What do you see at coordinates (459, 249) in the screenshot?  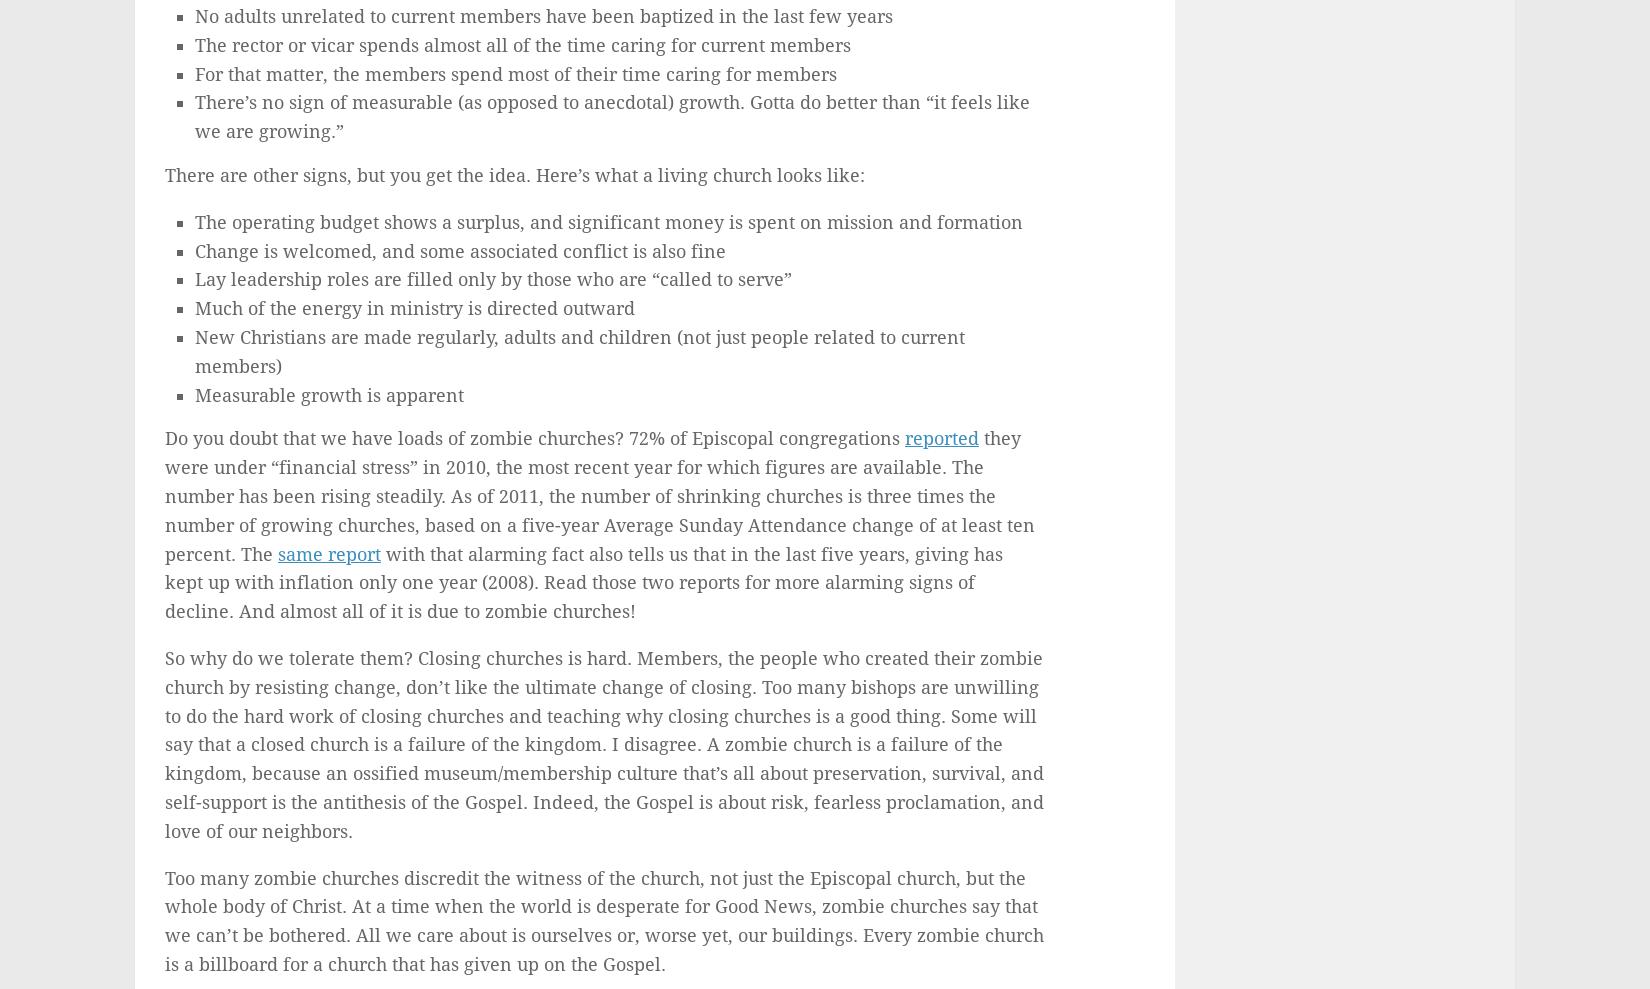 I see `'Change is welcomed, and some associated conflict is also fine'` at bounding box center [459, 249].